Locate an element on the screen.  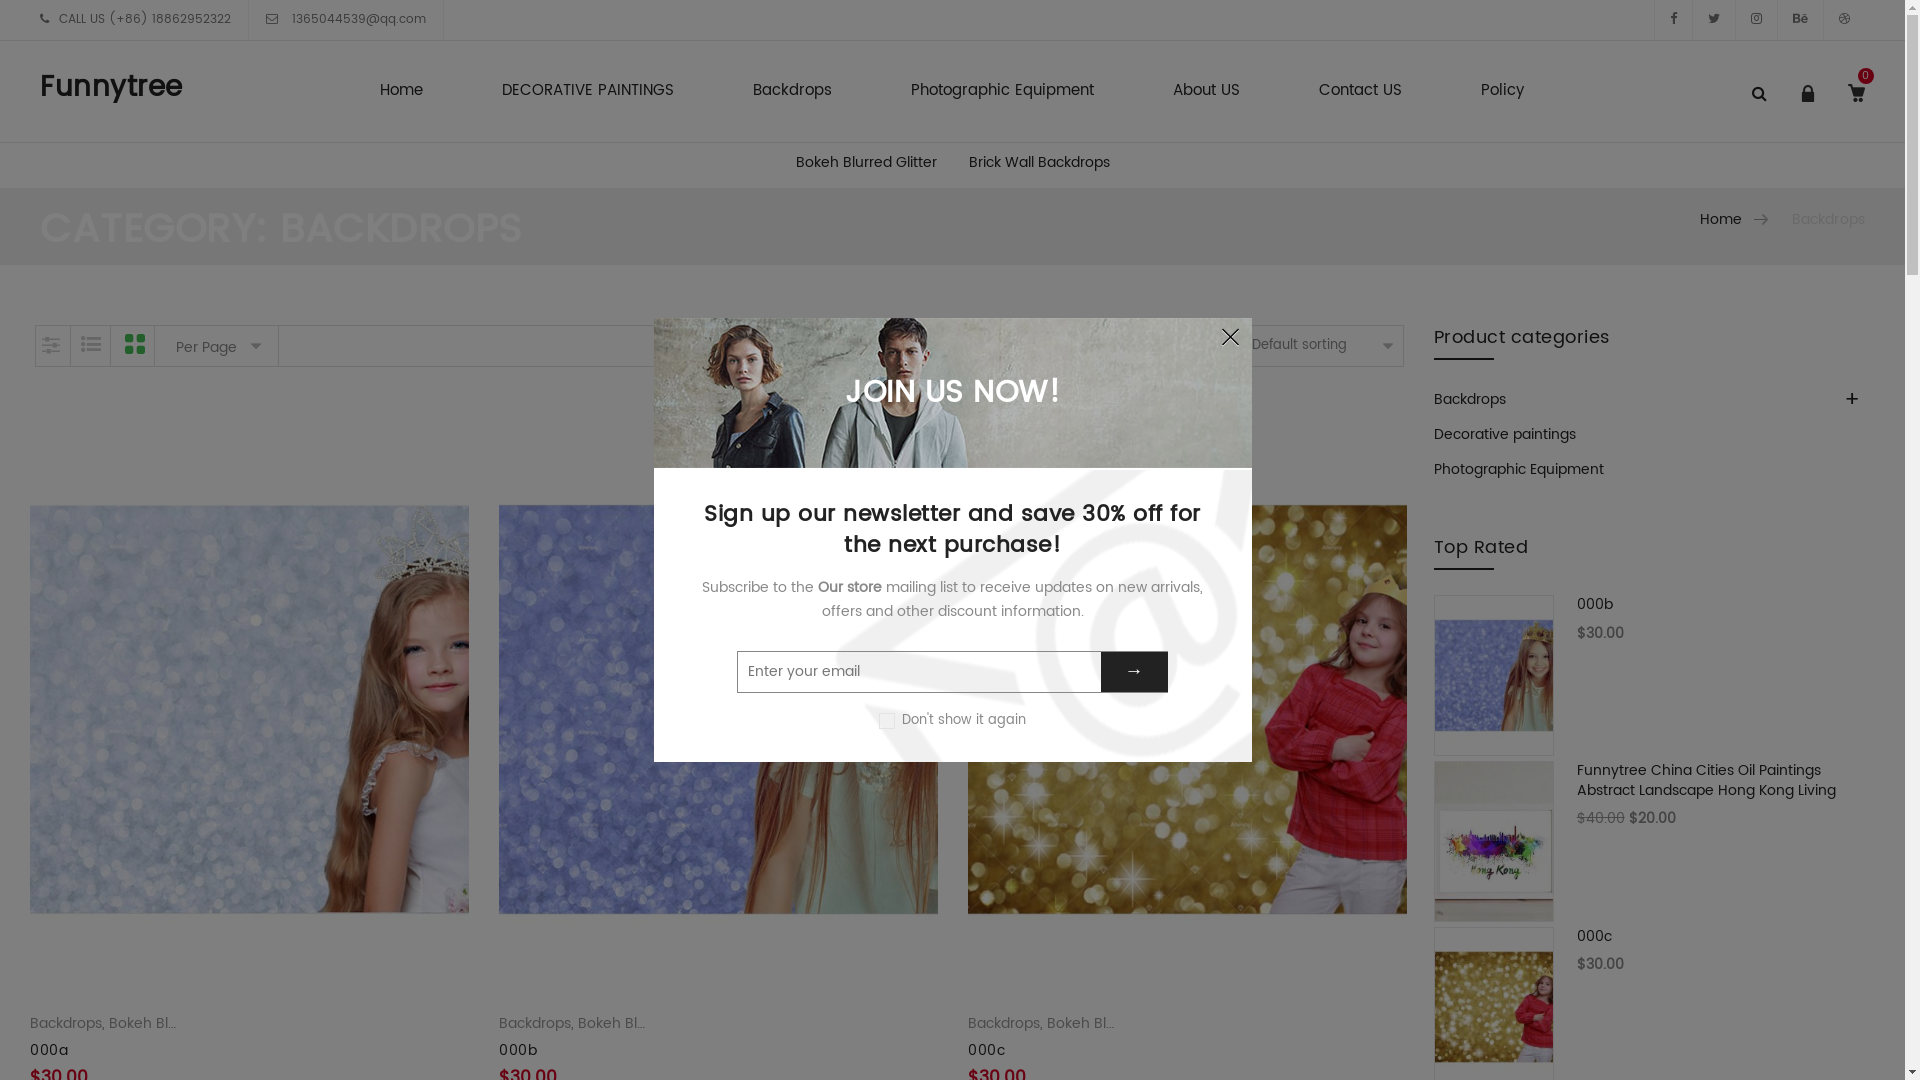
'List view' is located at coordinates (71, 345).